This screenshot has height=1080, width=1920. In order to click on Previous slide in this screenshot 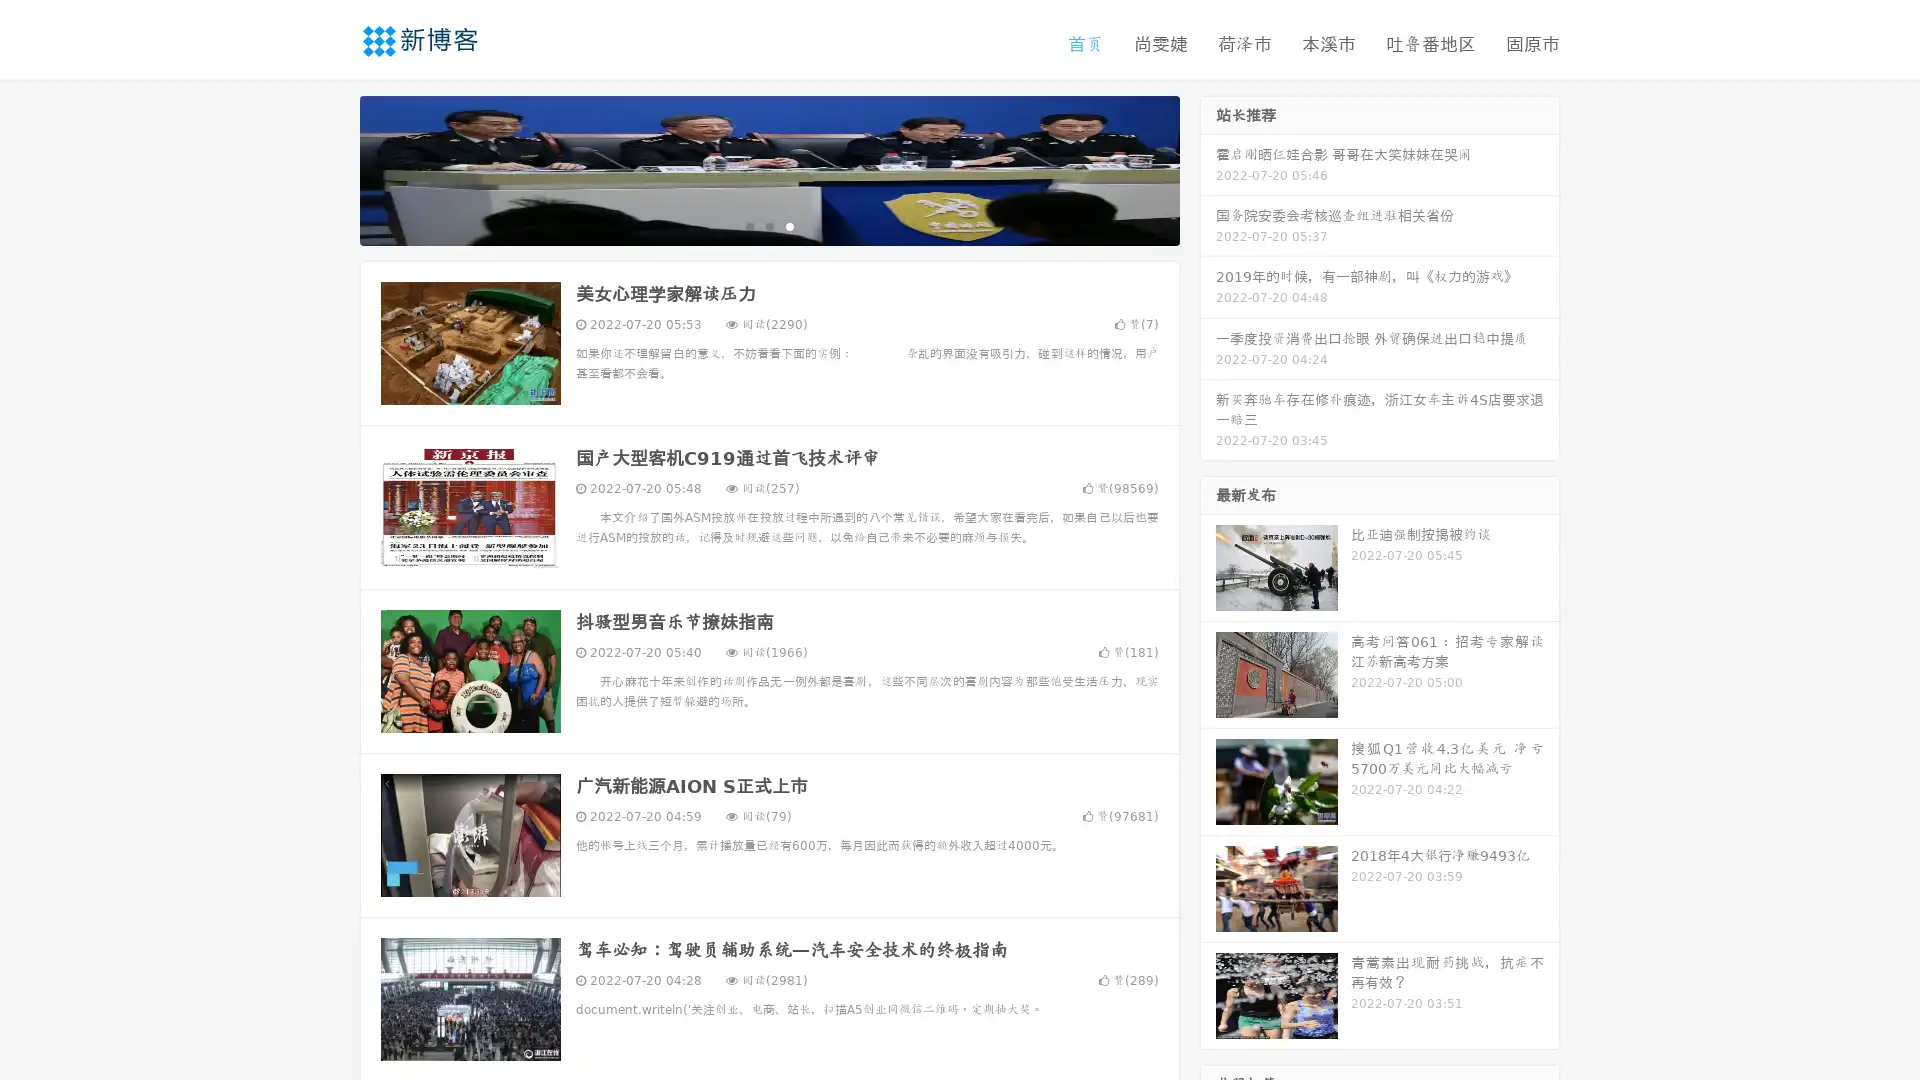, I will do `click(330, 168)`.